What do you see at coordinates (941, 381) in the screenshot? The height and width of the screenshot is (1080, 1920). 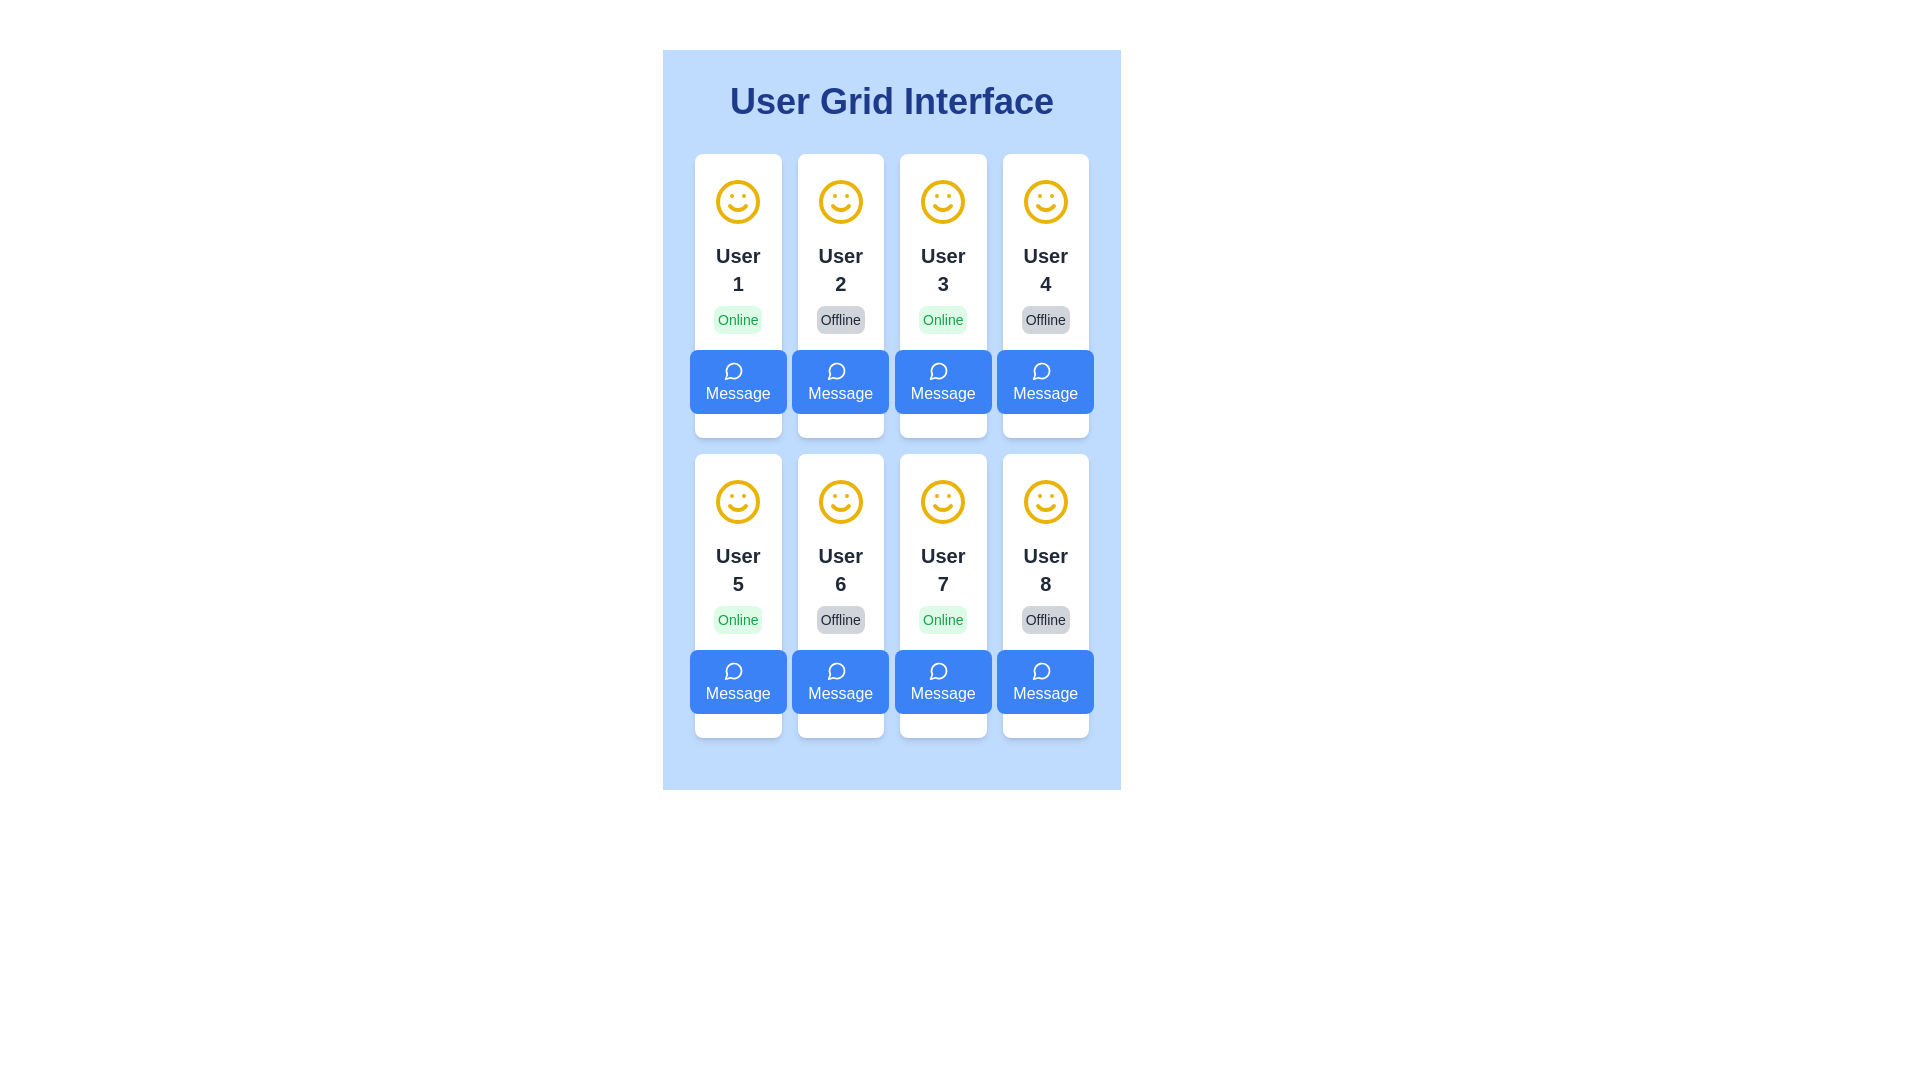 I see `the button located in the card representing 'User 3' to initiate the messaging interface` at bounding box center [941, 381].